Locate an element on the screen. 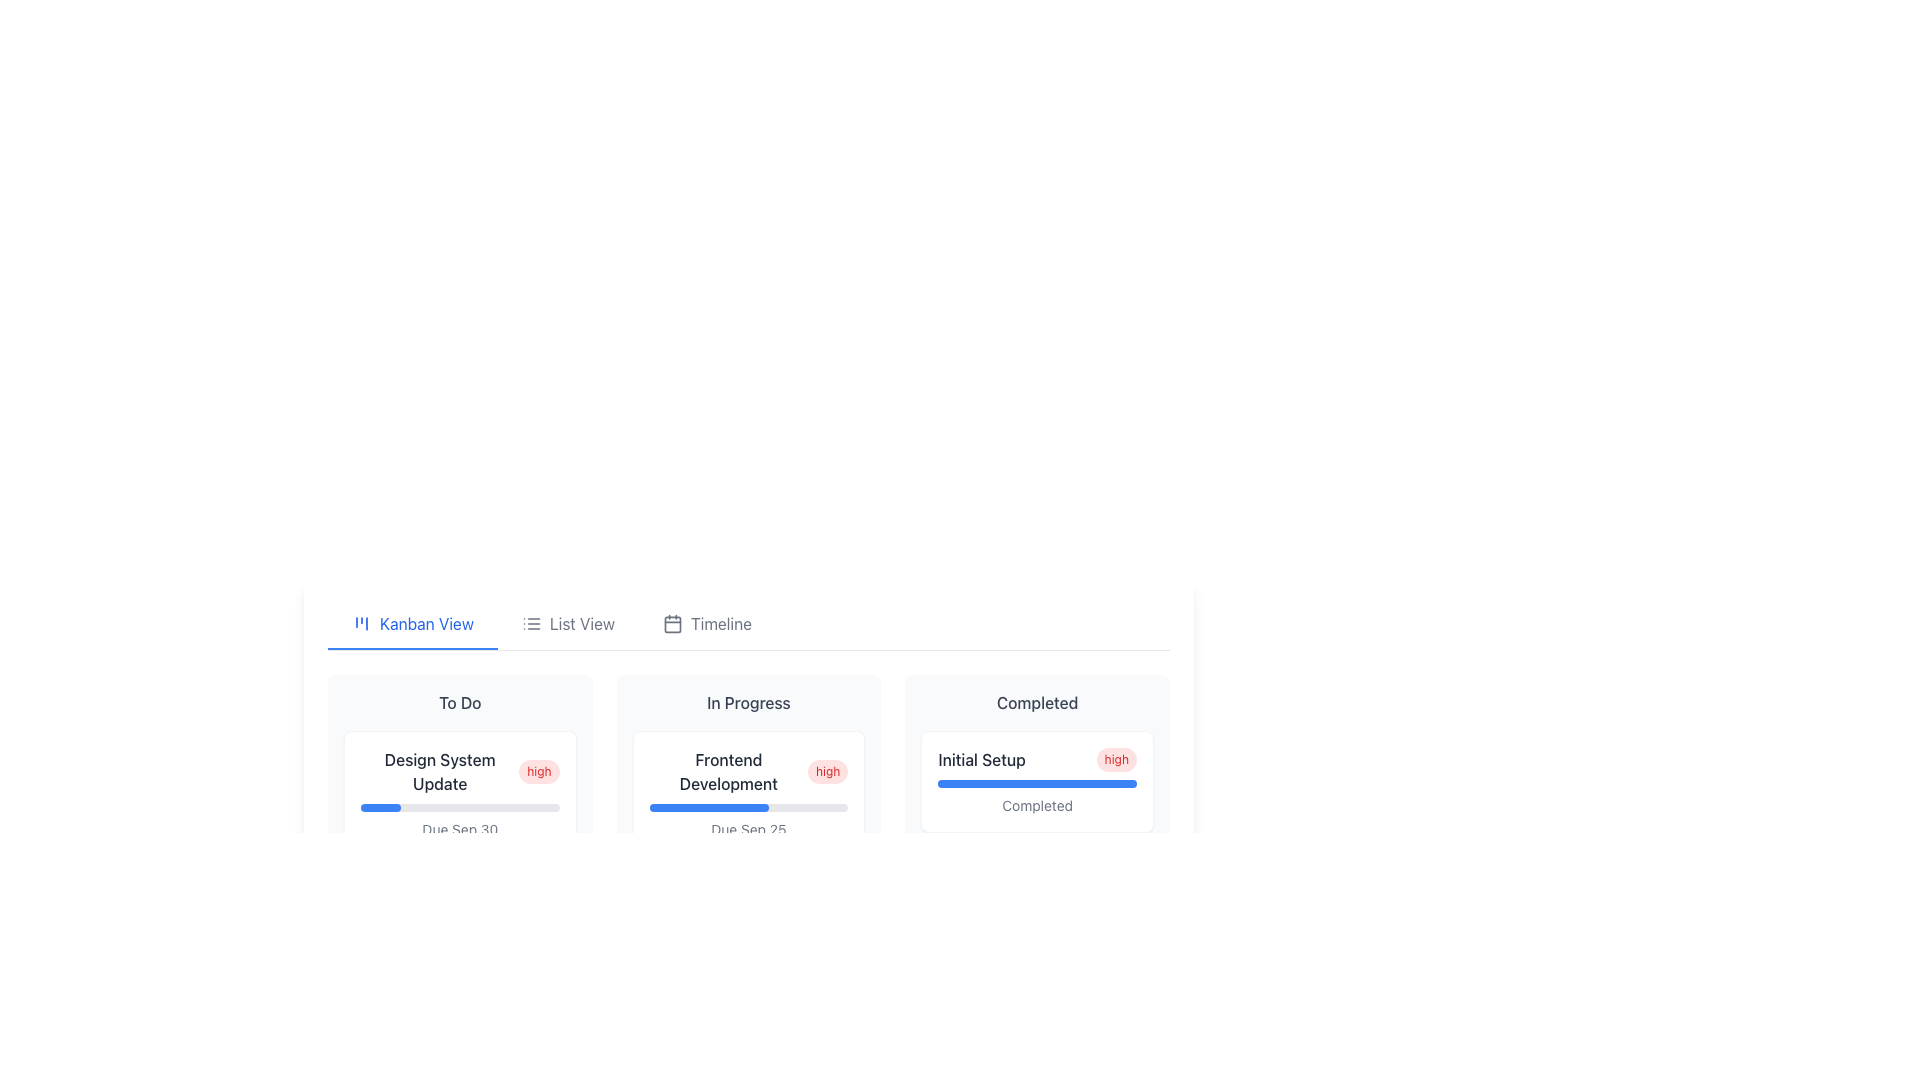  the 'Initial Setup' text label, which is bold and medium gray, located in the 'Completed' column above the status strip is located at coordinates (982, 759).